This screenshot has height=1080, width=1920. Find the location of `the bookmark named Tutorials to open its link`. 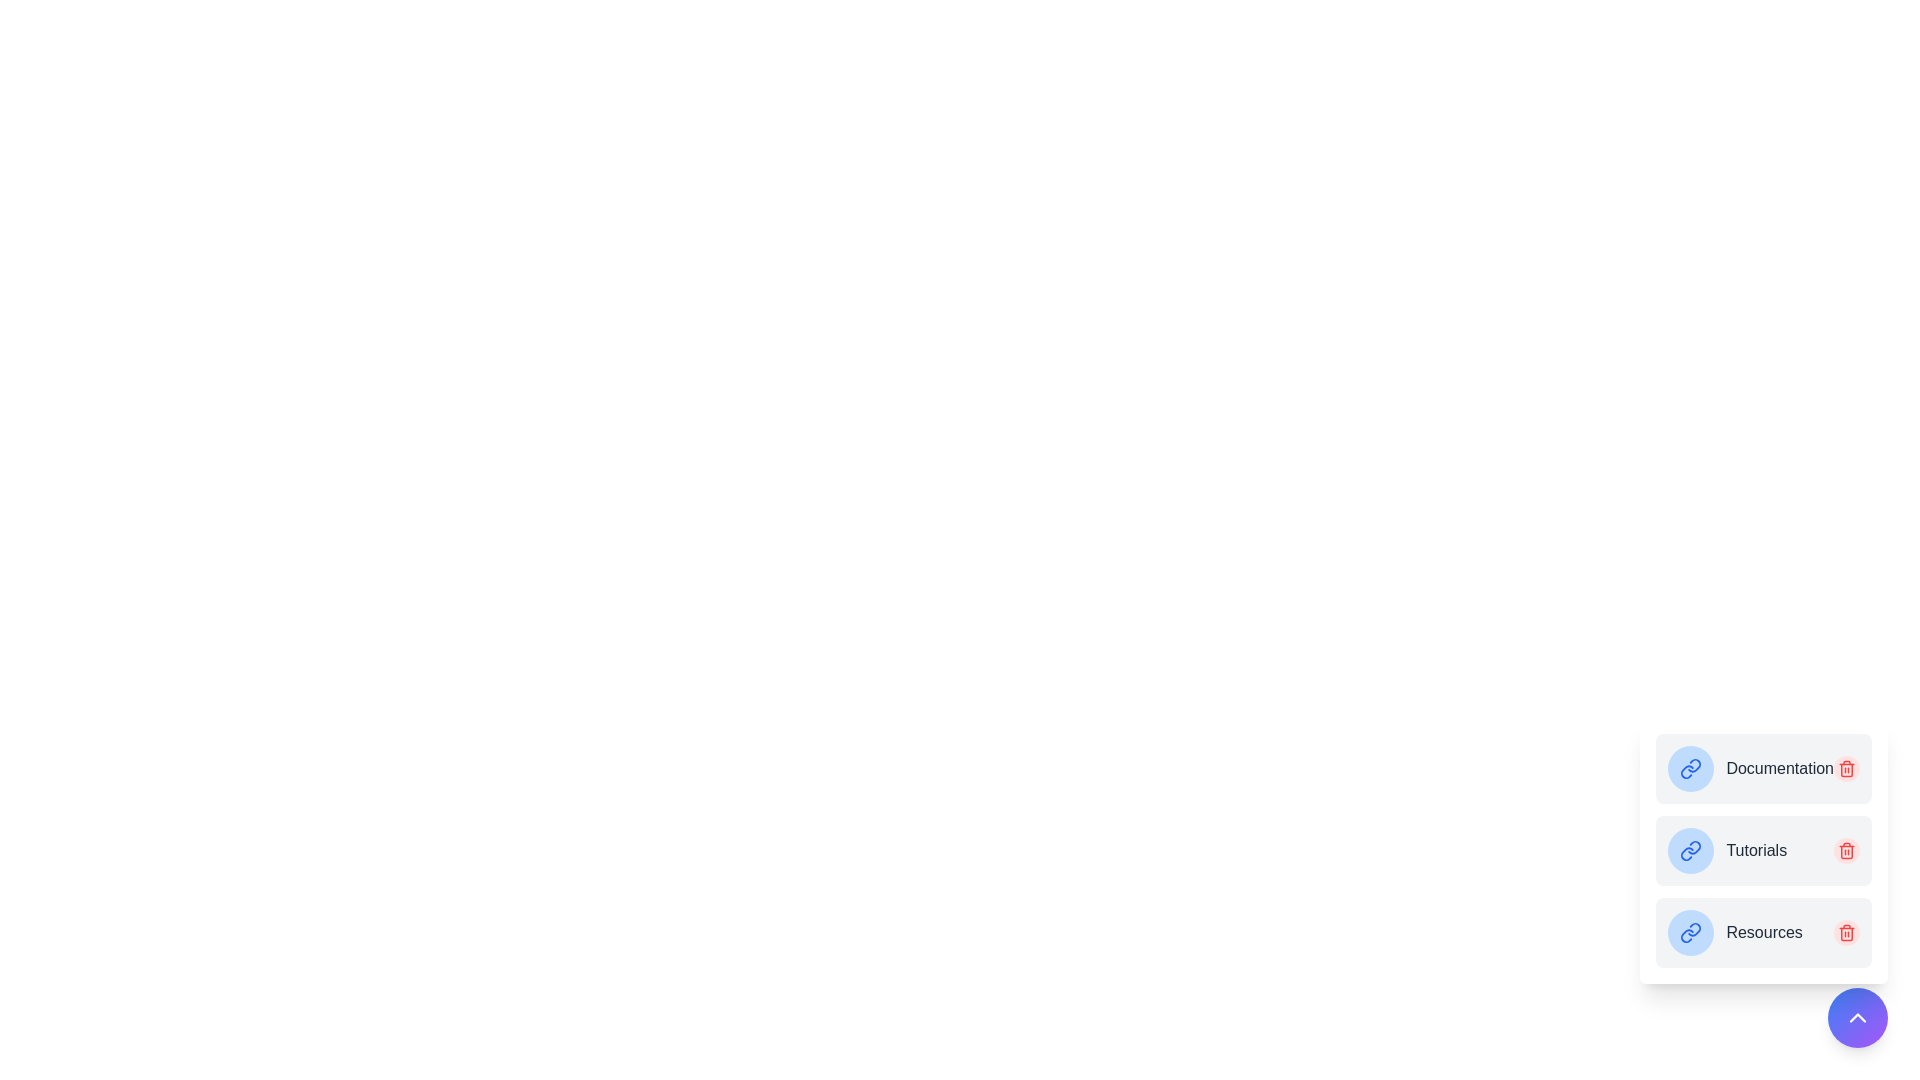

the bookmark named Tutorials to open its link is located at coordinates (1755, 851).